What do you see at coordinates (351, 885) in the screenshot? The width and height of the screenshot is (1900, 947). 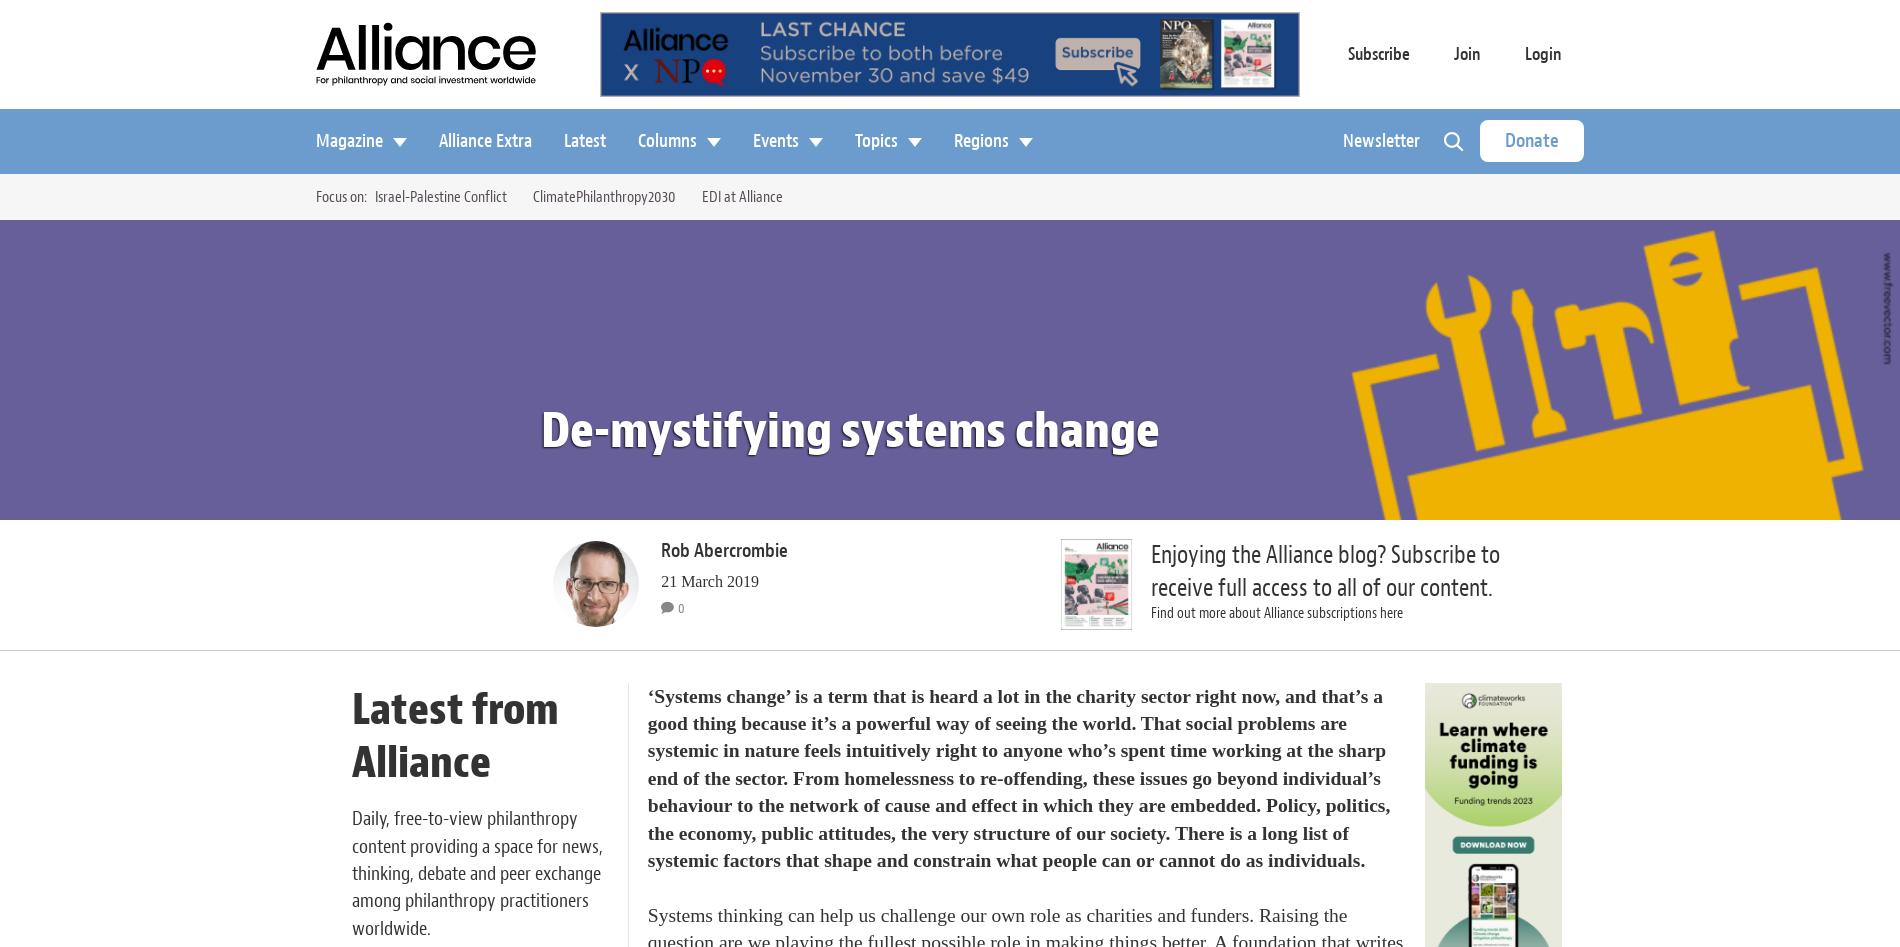 I see `'a space for news, thinking, debate and peer exchange among philanthropy practitioners worldwide.'` at bounding box center [351, 885].